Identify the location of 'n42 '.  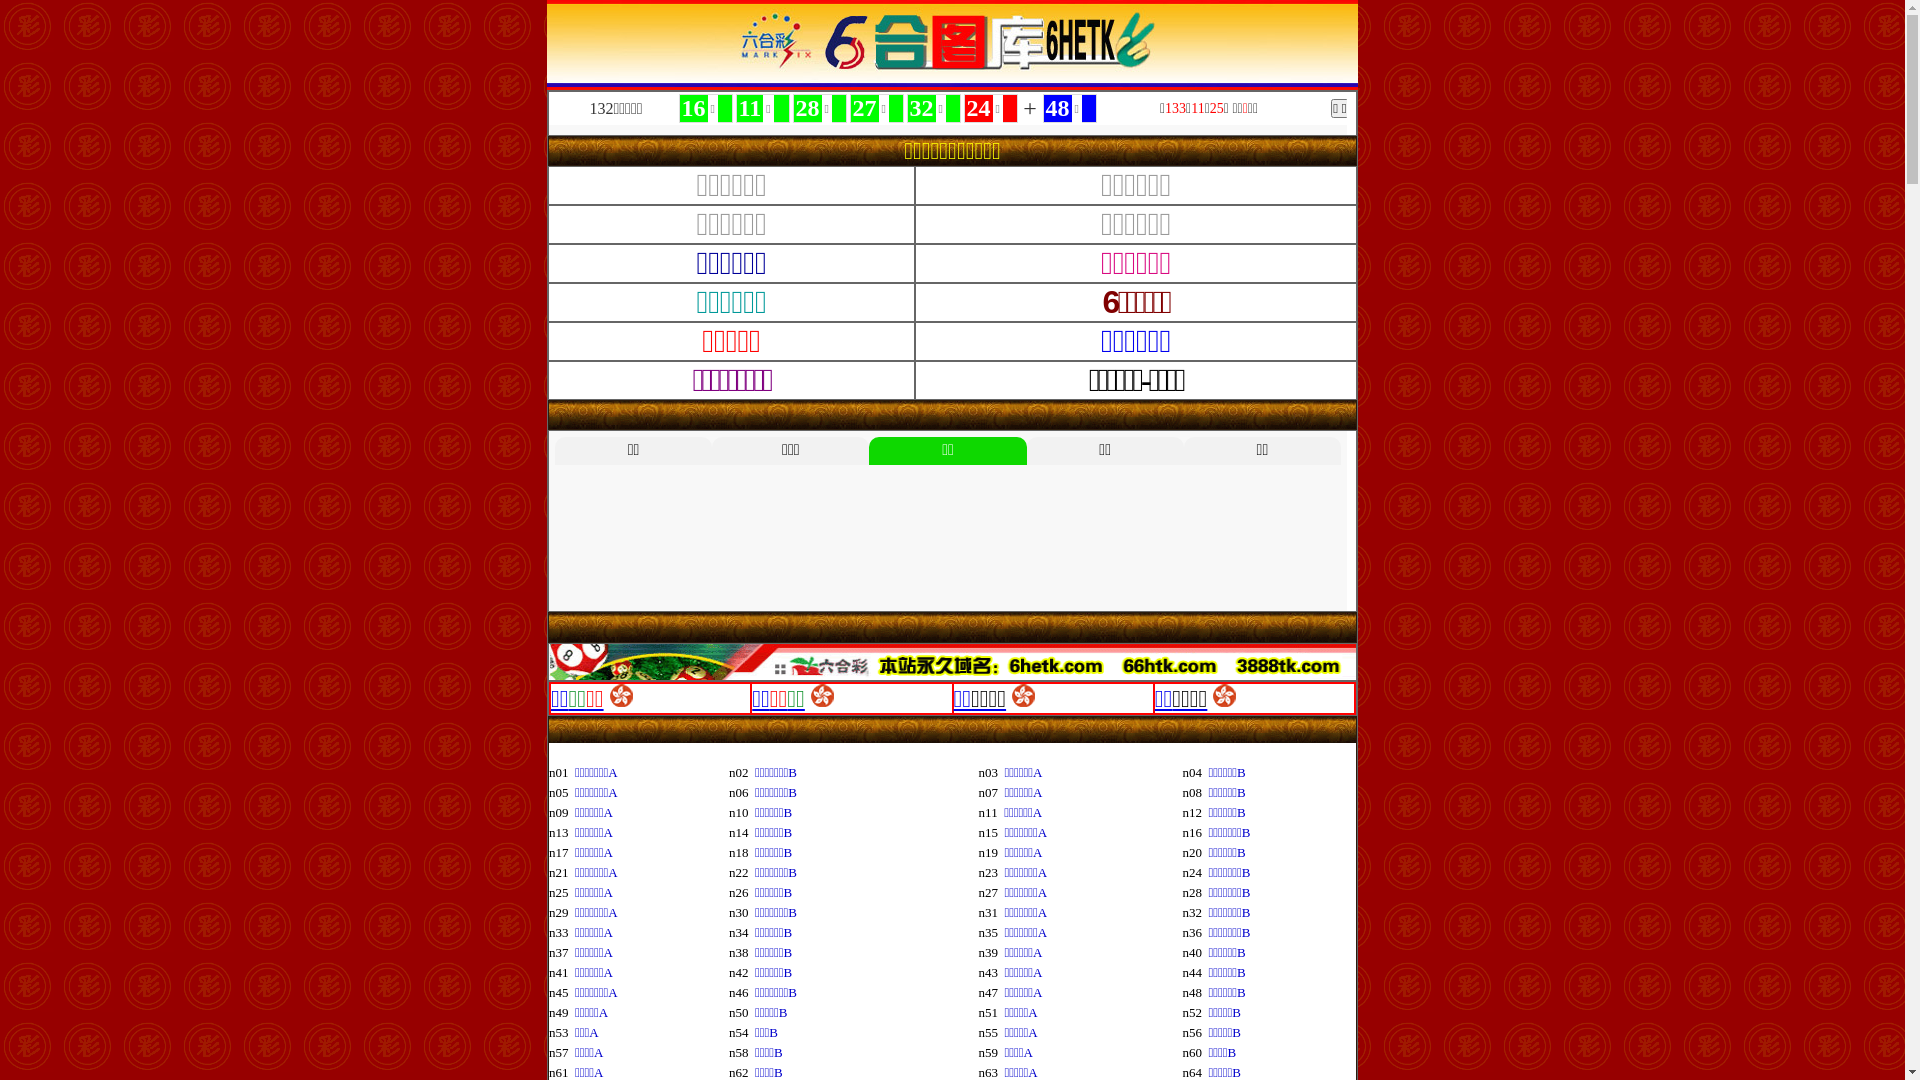
(741, 971).